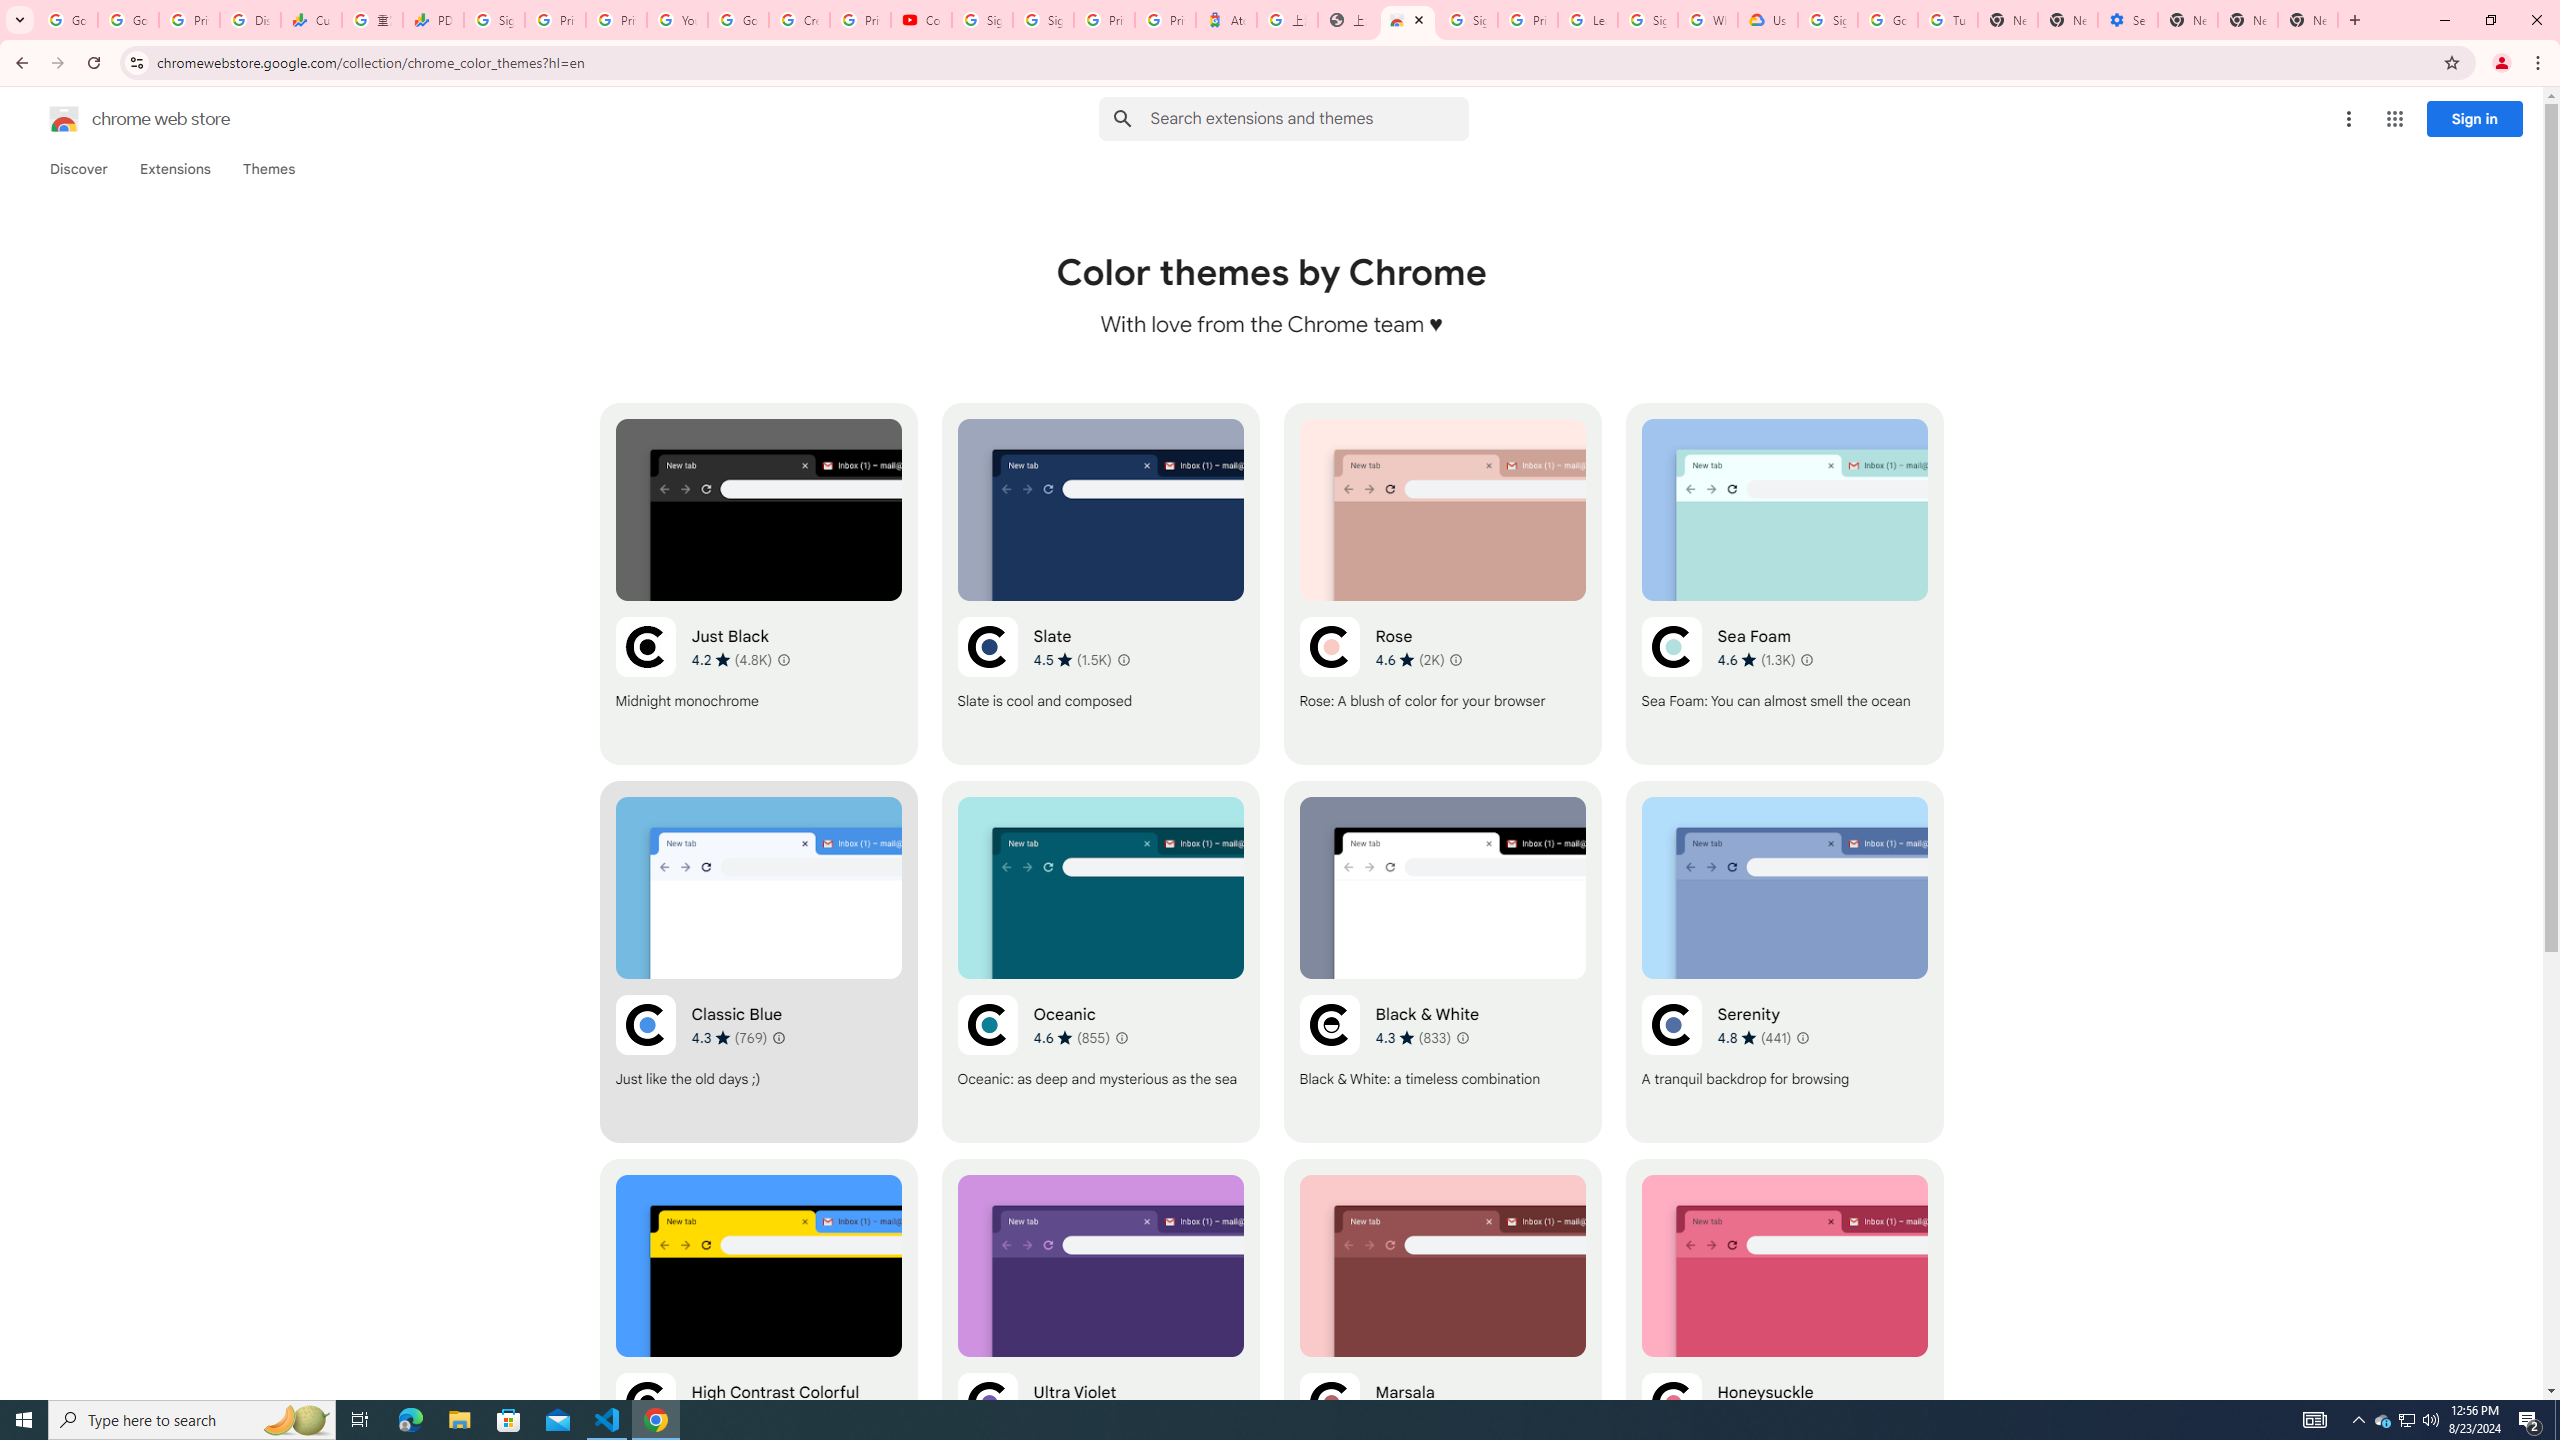 The height and width of the screenshot is (1440, 2560). Describe the element at coordinates (1413, 1037) in the screenshot. I see `'Average rating 4.3 out of 5 stars. 833 ratings.'` at that location.